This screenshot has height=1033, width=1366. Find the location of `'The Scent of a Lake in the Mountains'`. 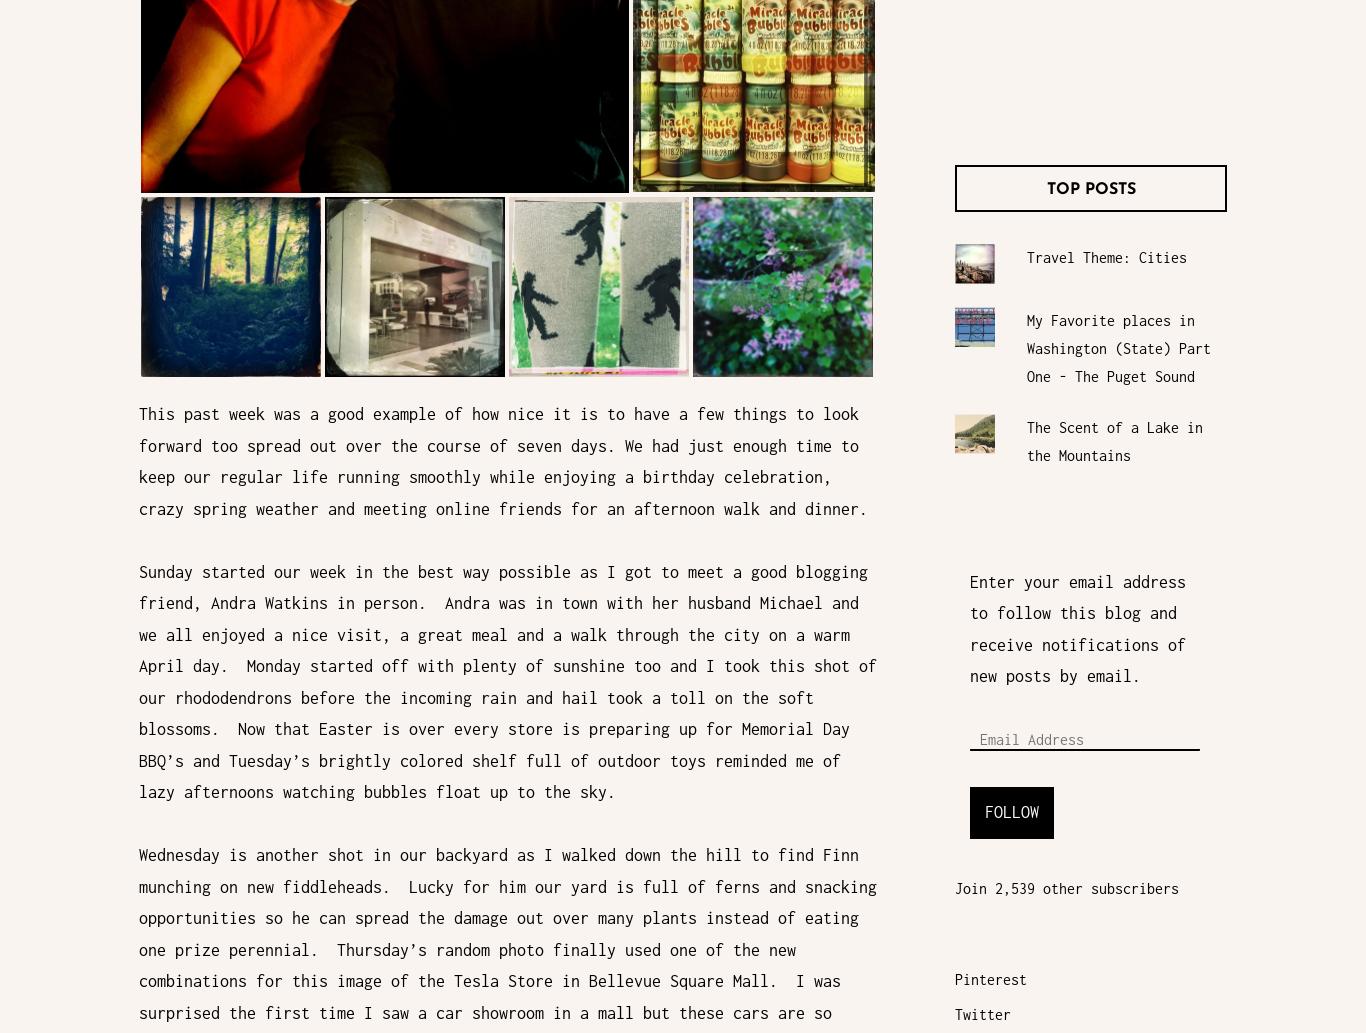

'The Scent of a Lake in the Mountains' is located at coordinates (1114, 440).